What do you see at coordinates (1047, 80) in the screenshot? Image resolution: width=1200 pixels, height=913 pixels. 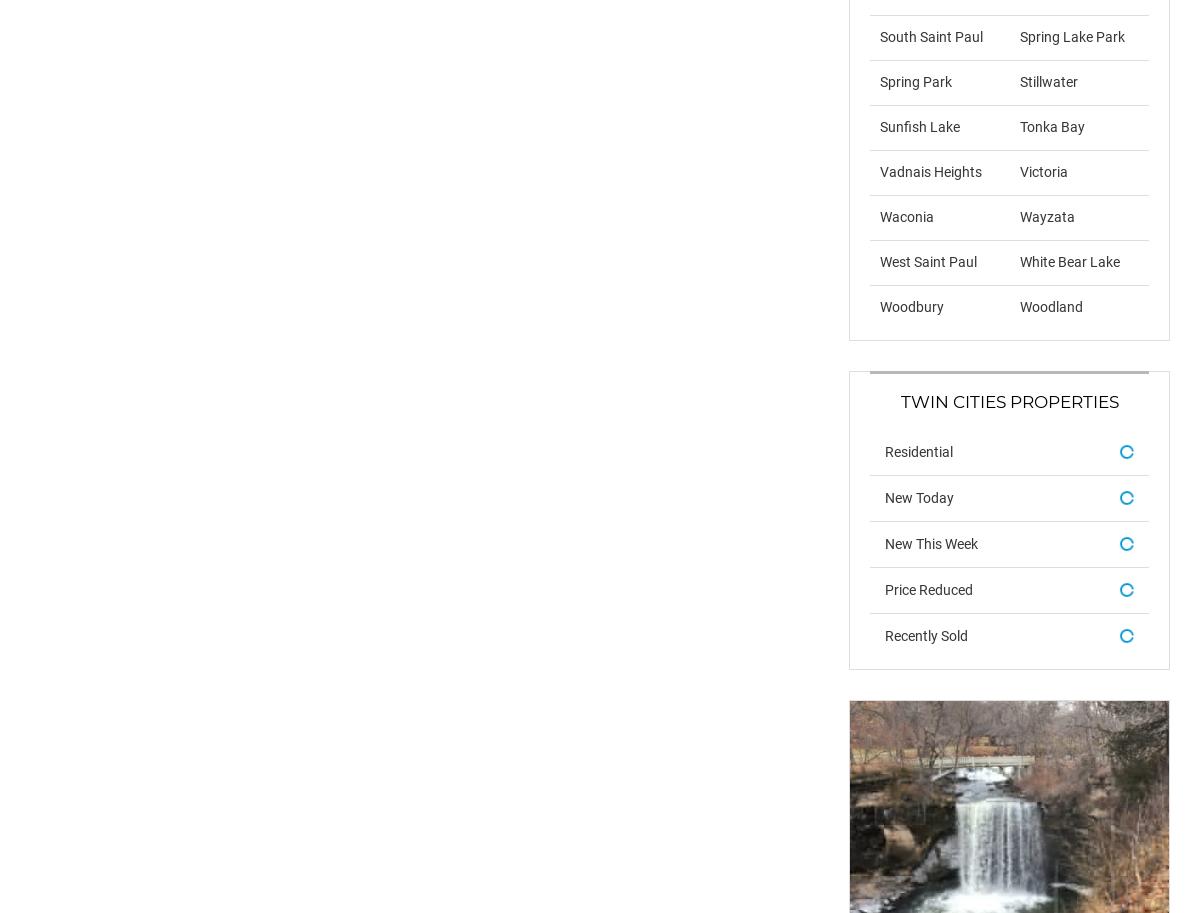 I see `'Stillwater'` at bounding box center [1047, 80].